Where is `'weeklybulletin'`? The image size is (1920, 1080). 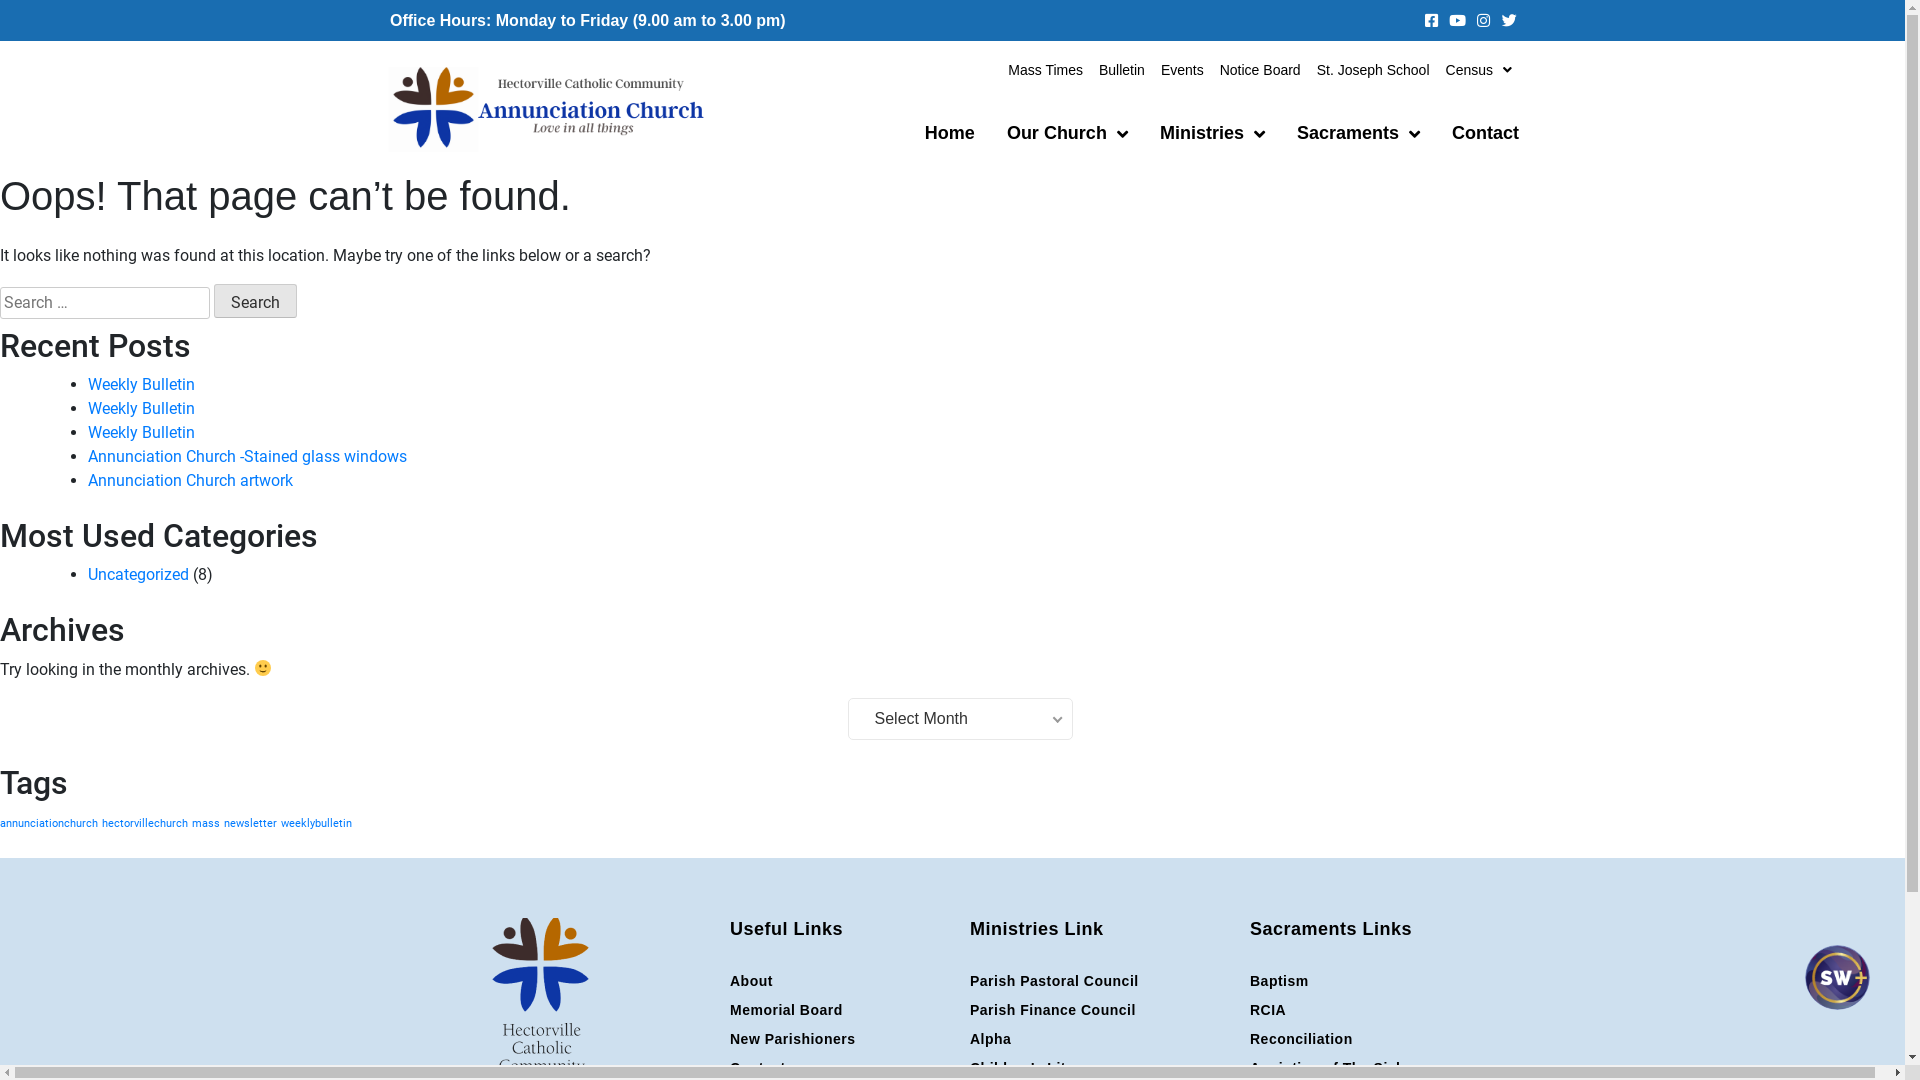
'weeklybulletin' is located at coordinates (280, 823).